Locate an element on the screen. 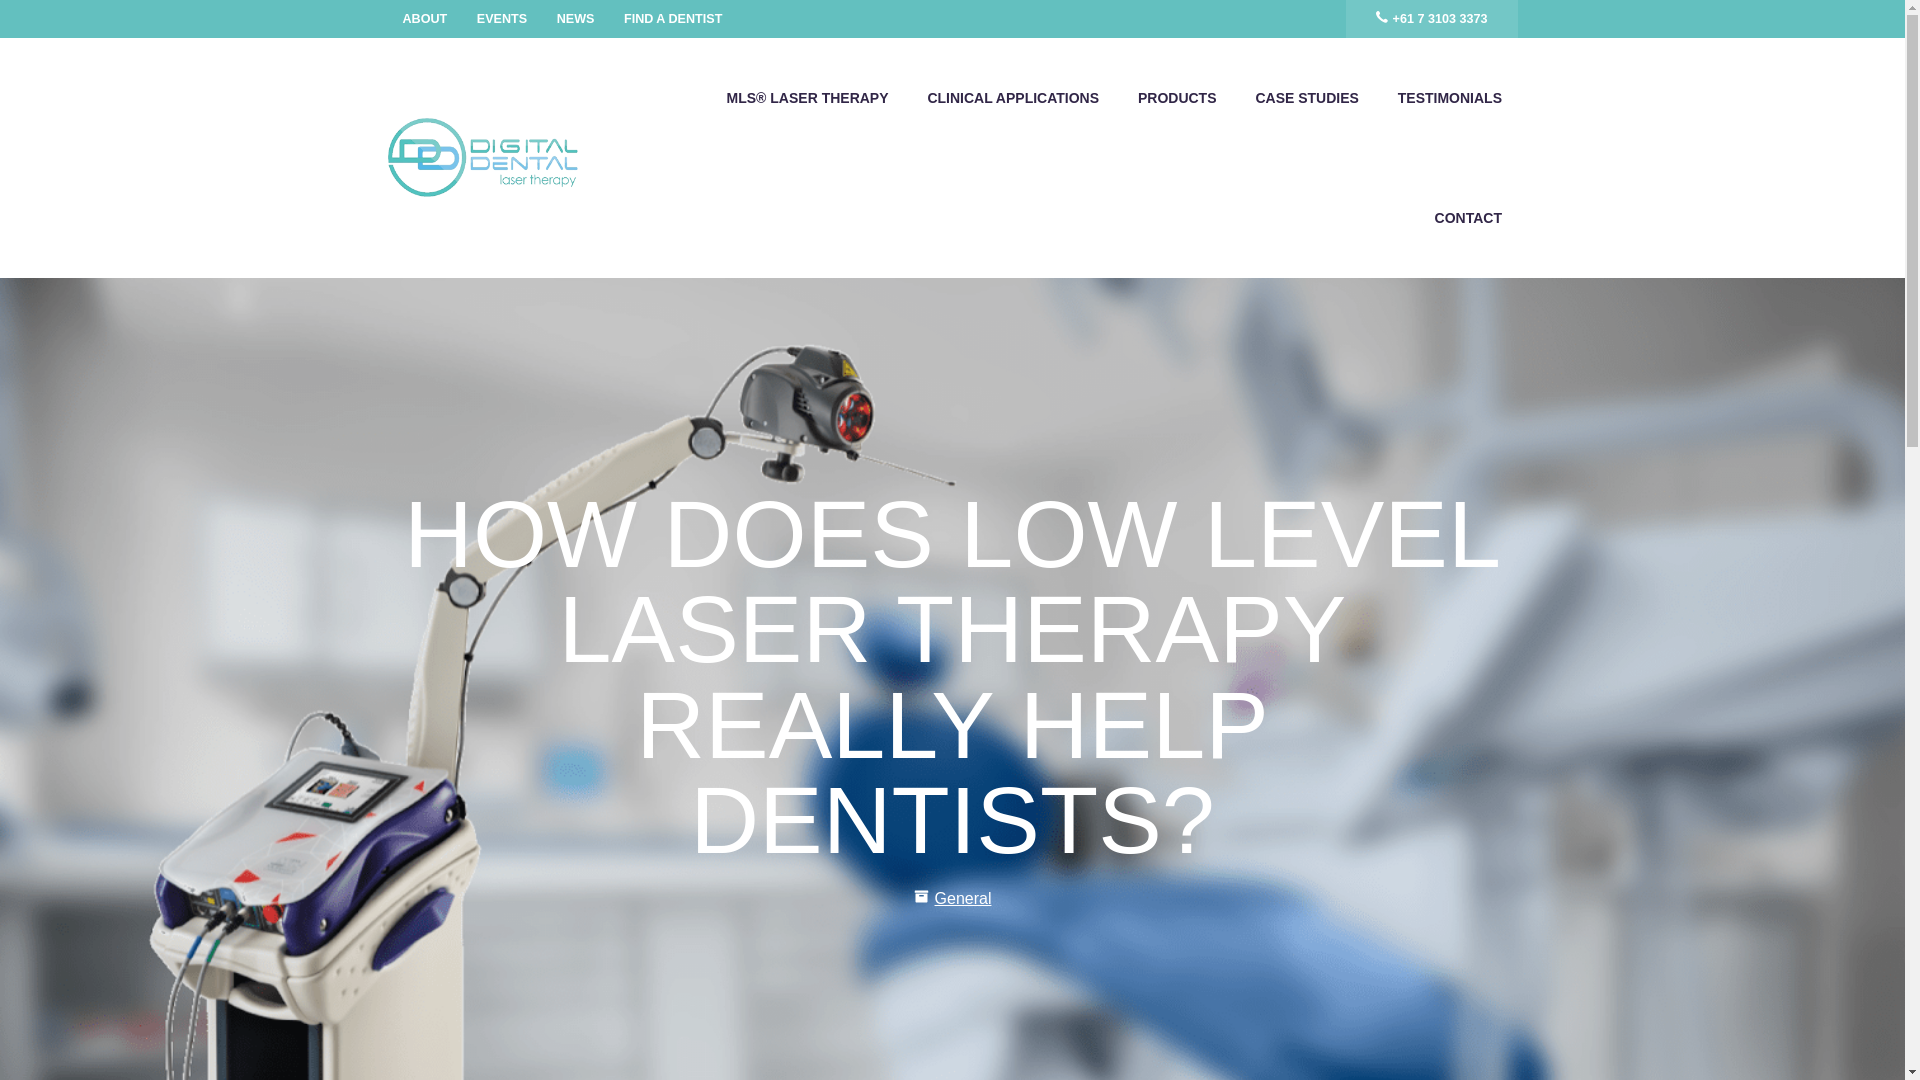 The width and height of the screenshot is (1920, 1080). 'CASE STUDIES' is located at coordinates (1306, 97).